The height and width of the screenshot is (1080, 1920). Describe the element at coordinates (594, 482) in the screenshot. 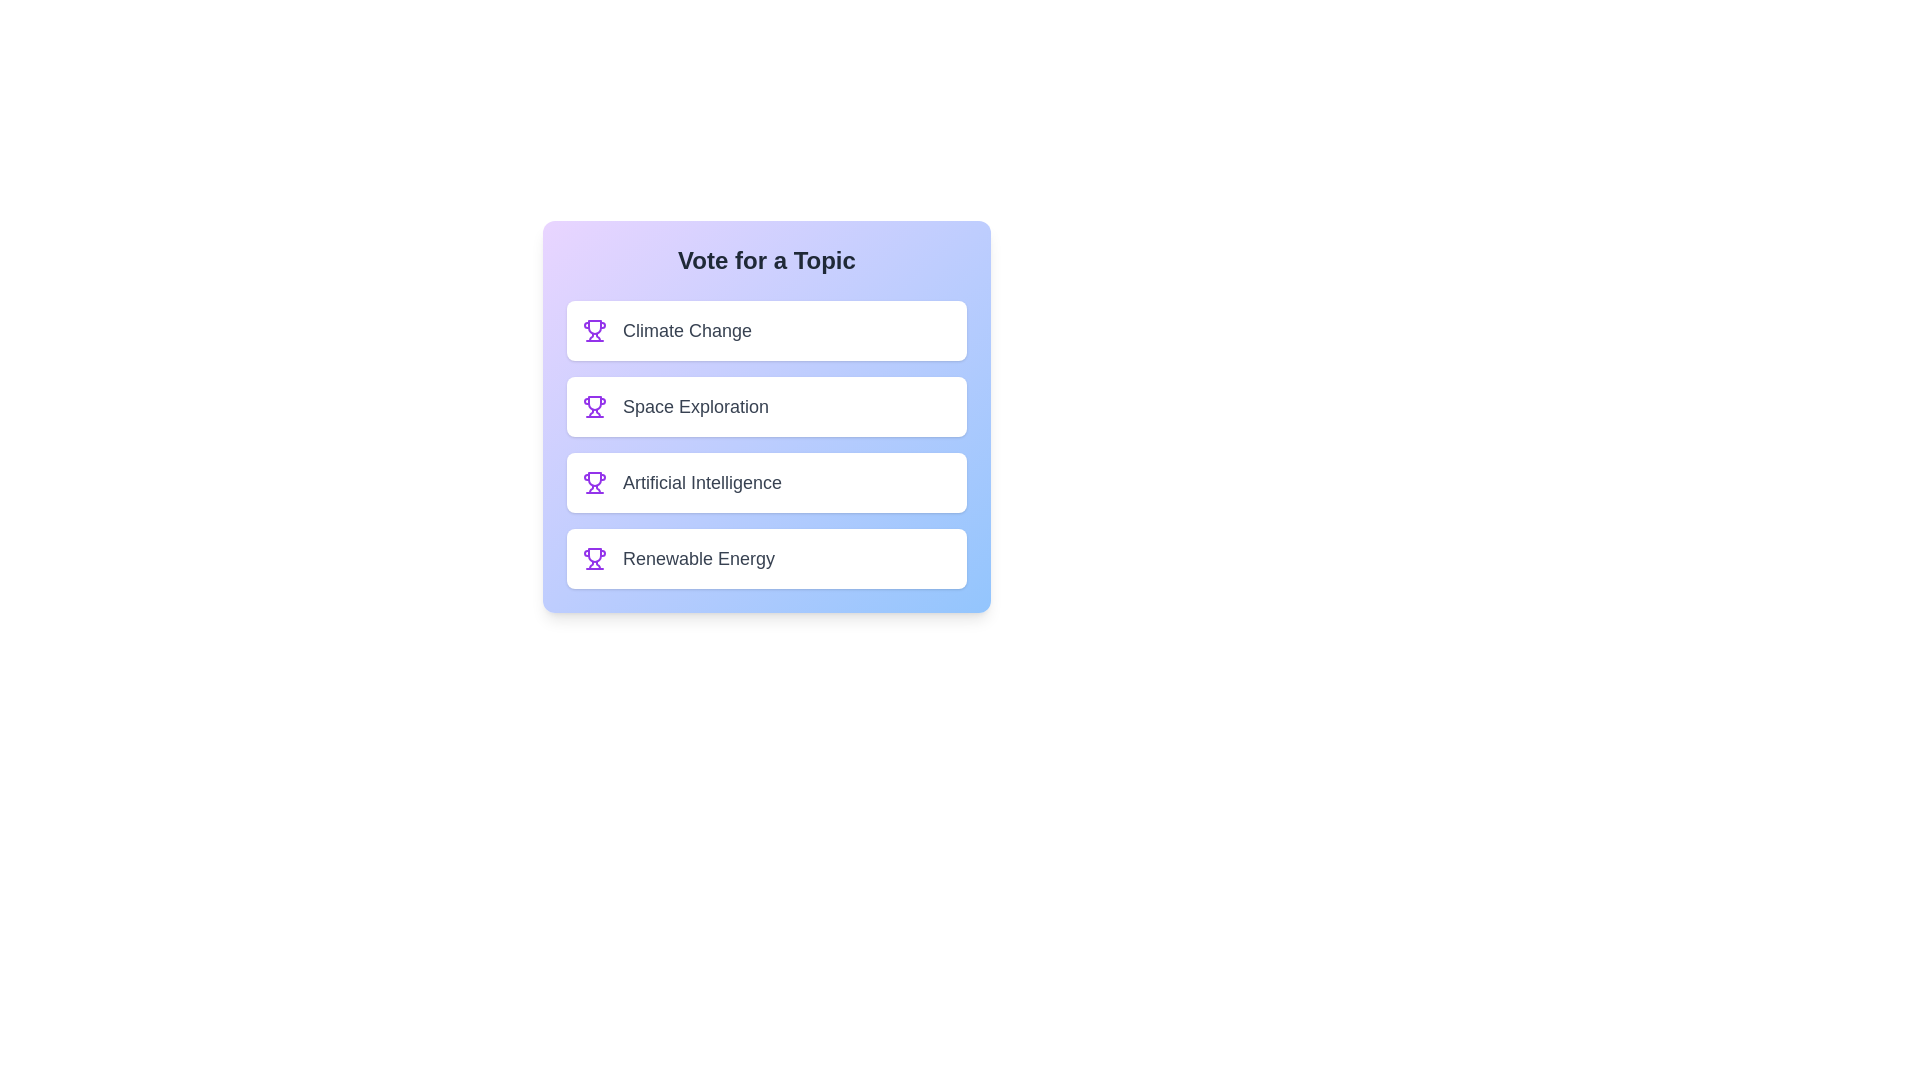

I see `the trophy icon, which is purple in color and located to the left of the text 'Artificial Intelligence' in the 'Vote for a Topic' panel, as a visual cue` at that location.